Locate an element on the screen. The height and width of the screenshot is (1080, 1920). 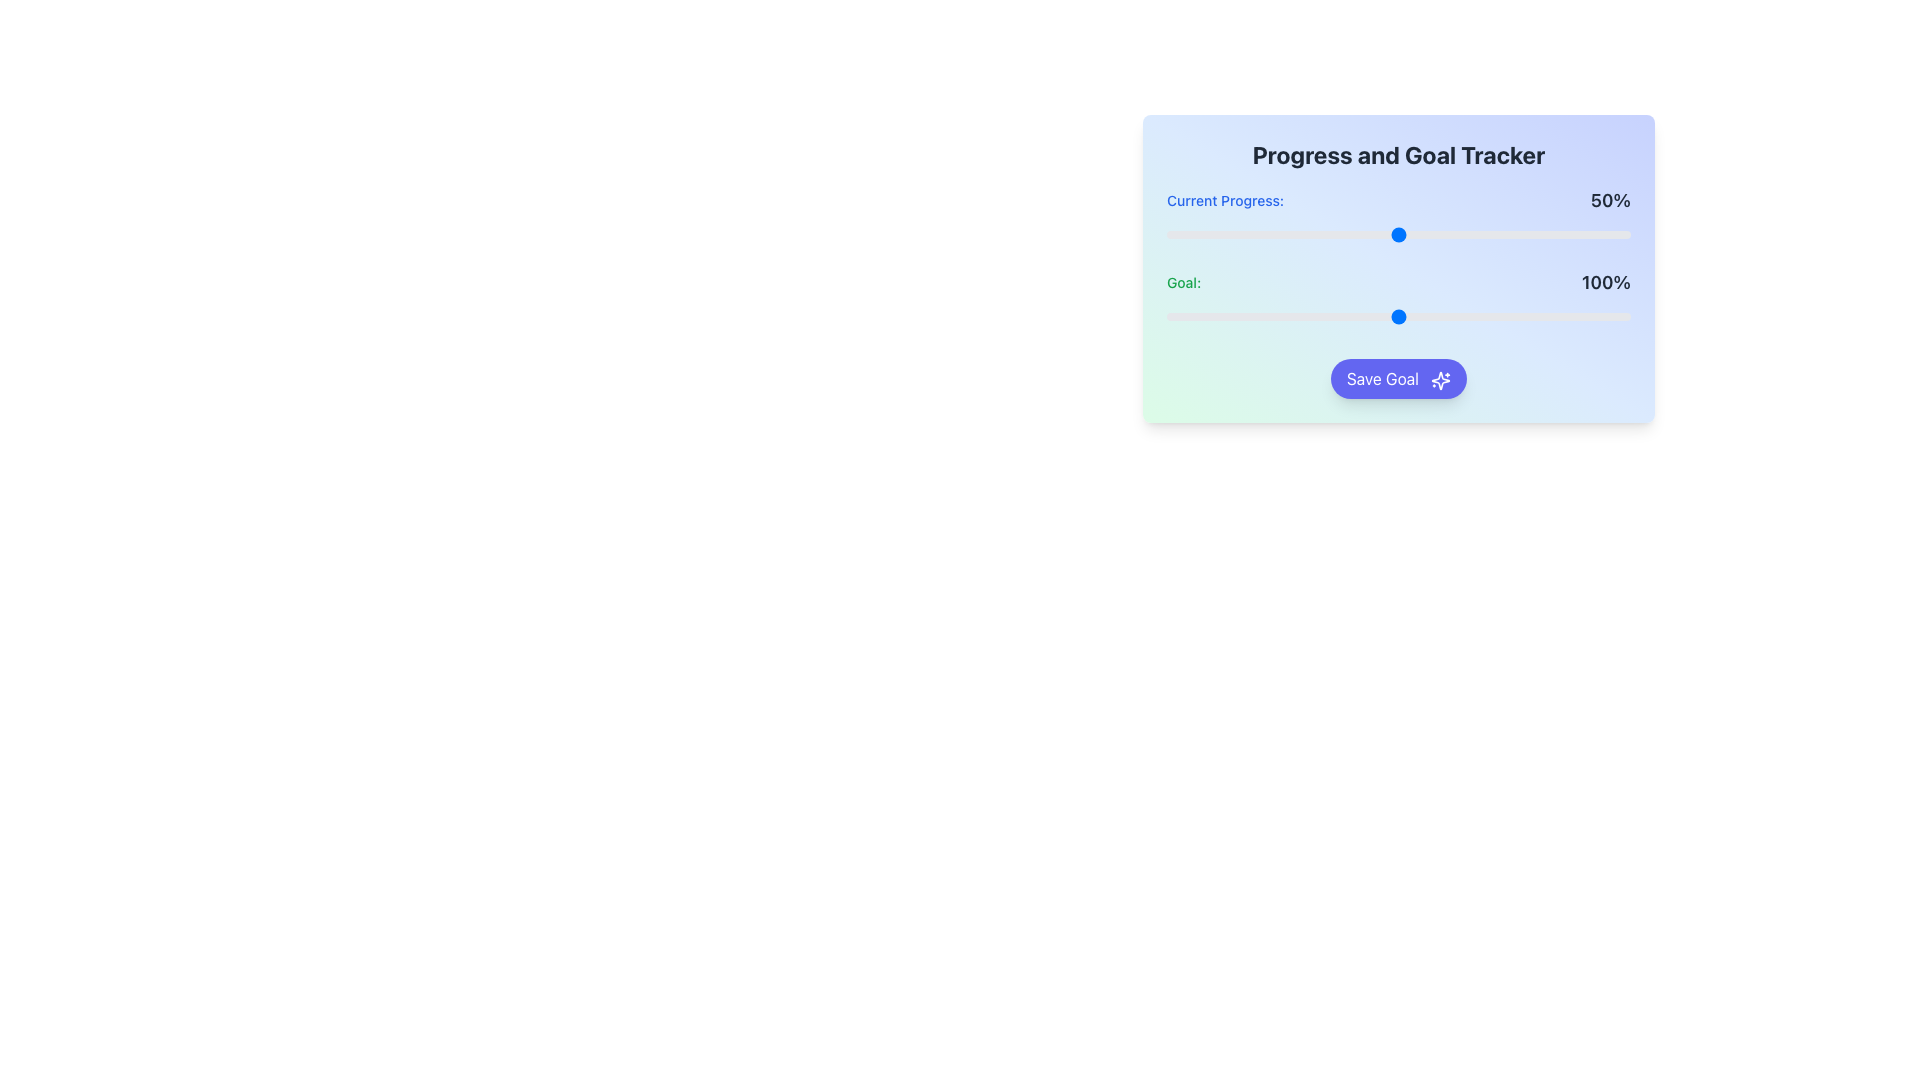
the slider value is located at coordinates (1597, 315).